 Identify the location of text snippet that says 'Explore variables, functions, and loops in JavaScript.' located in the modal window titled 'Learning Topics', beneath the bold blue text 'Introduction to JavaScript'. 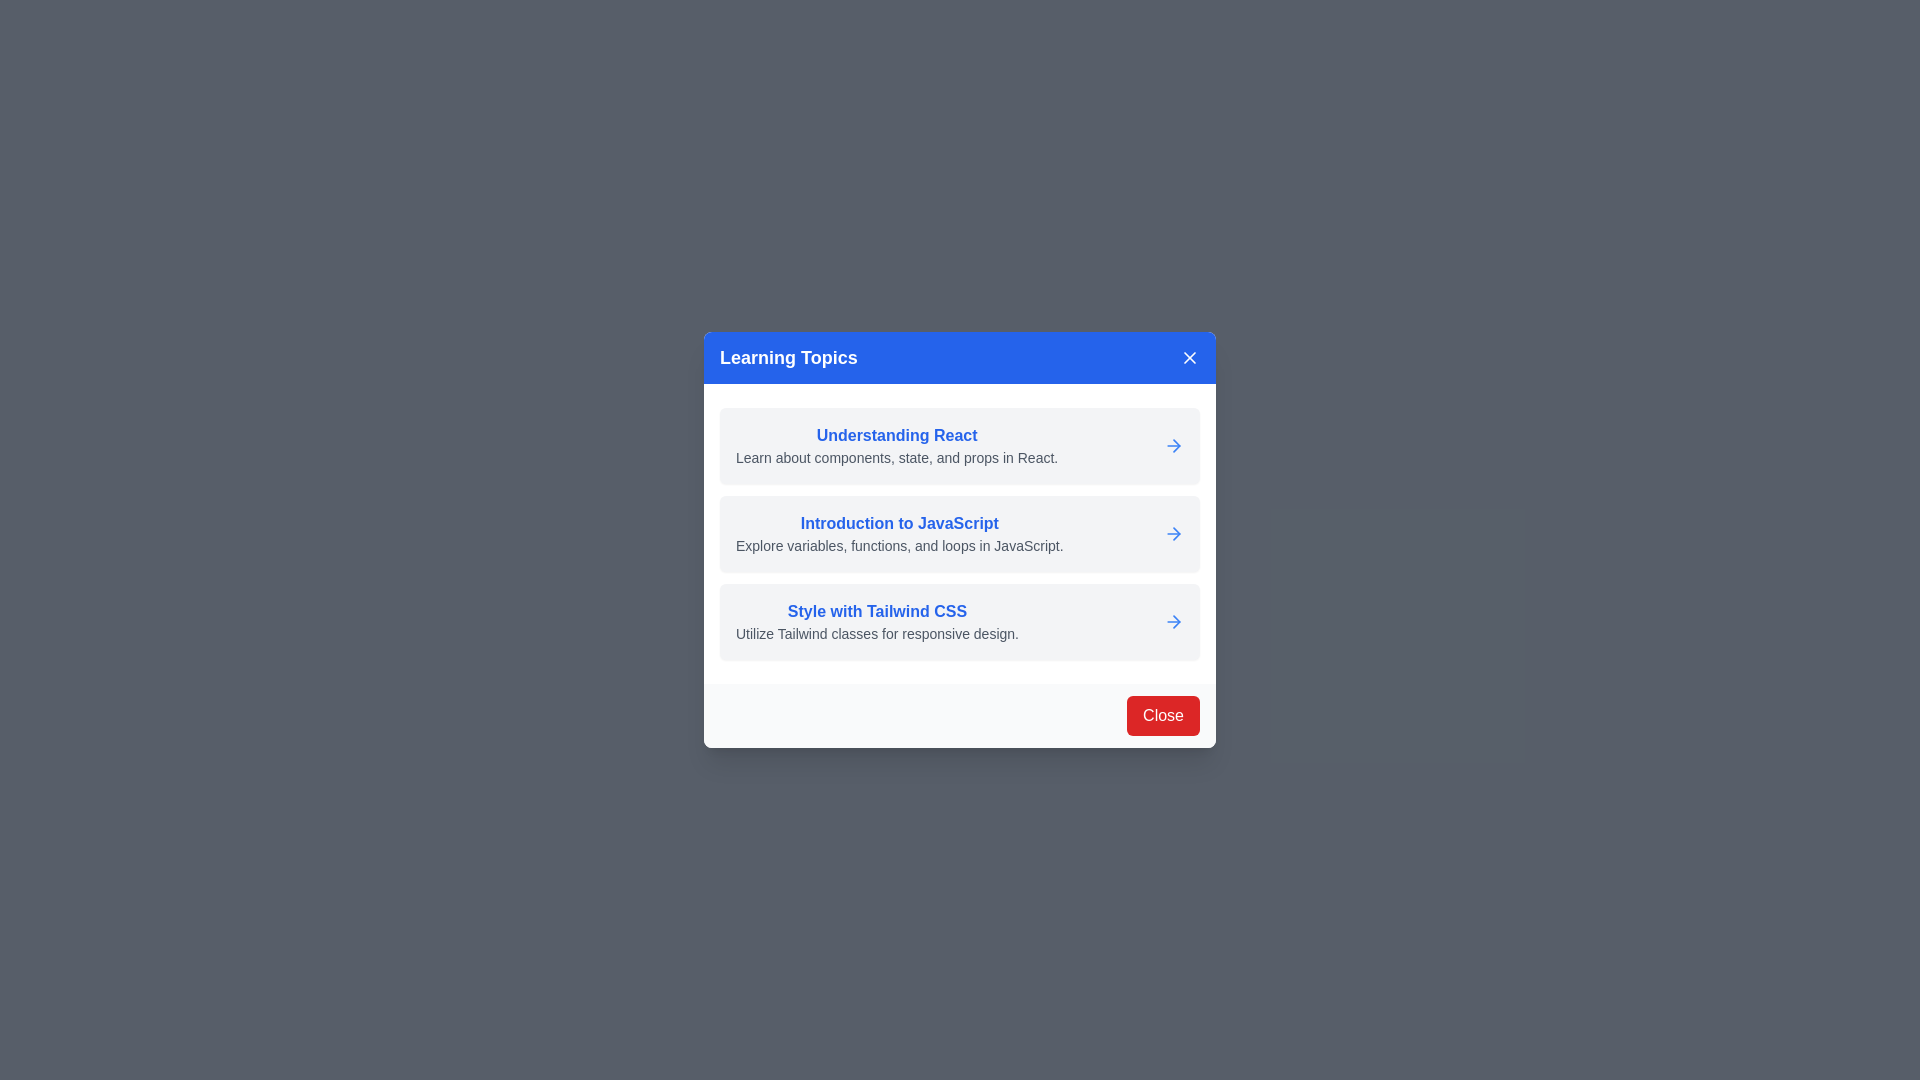
(898, 546).